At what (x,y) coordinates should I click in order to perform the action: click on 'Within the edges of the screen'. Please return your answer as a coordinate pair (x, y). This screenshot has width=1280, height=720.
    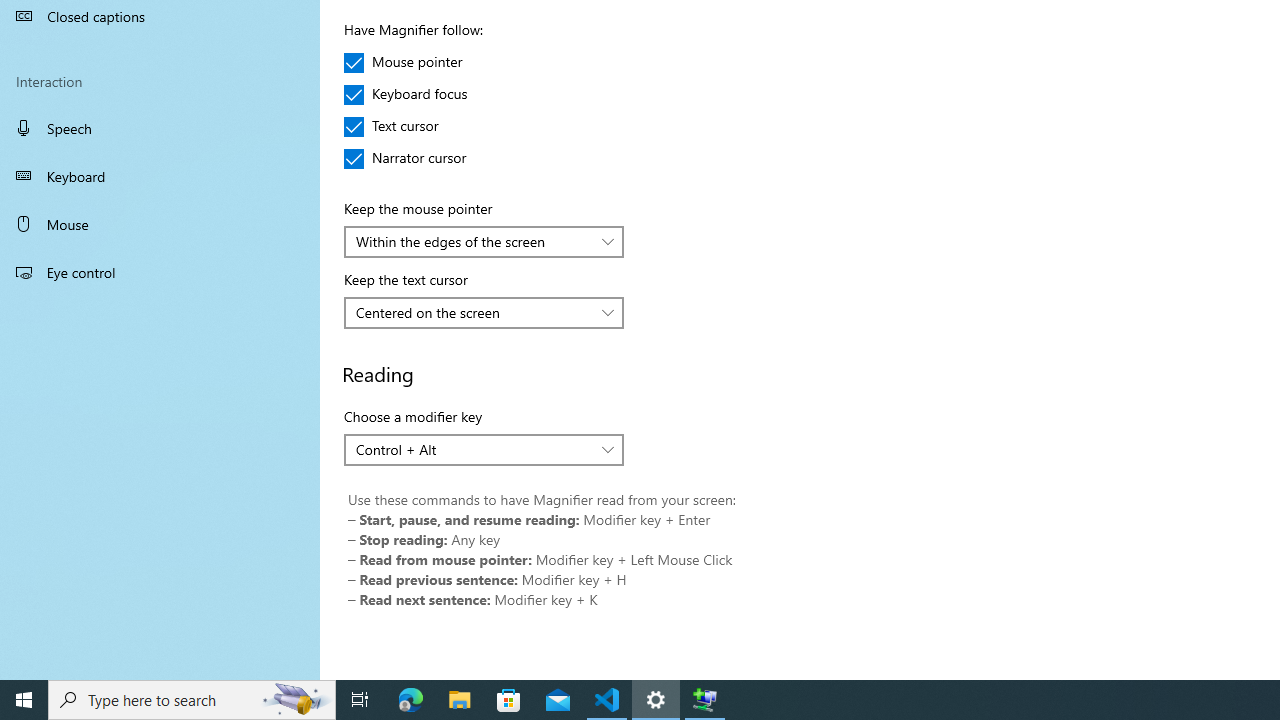
    Looking at the image, I should click on (472, 240).